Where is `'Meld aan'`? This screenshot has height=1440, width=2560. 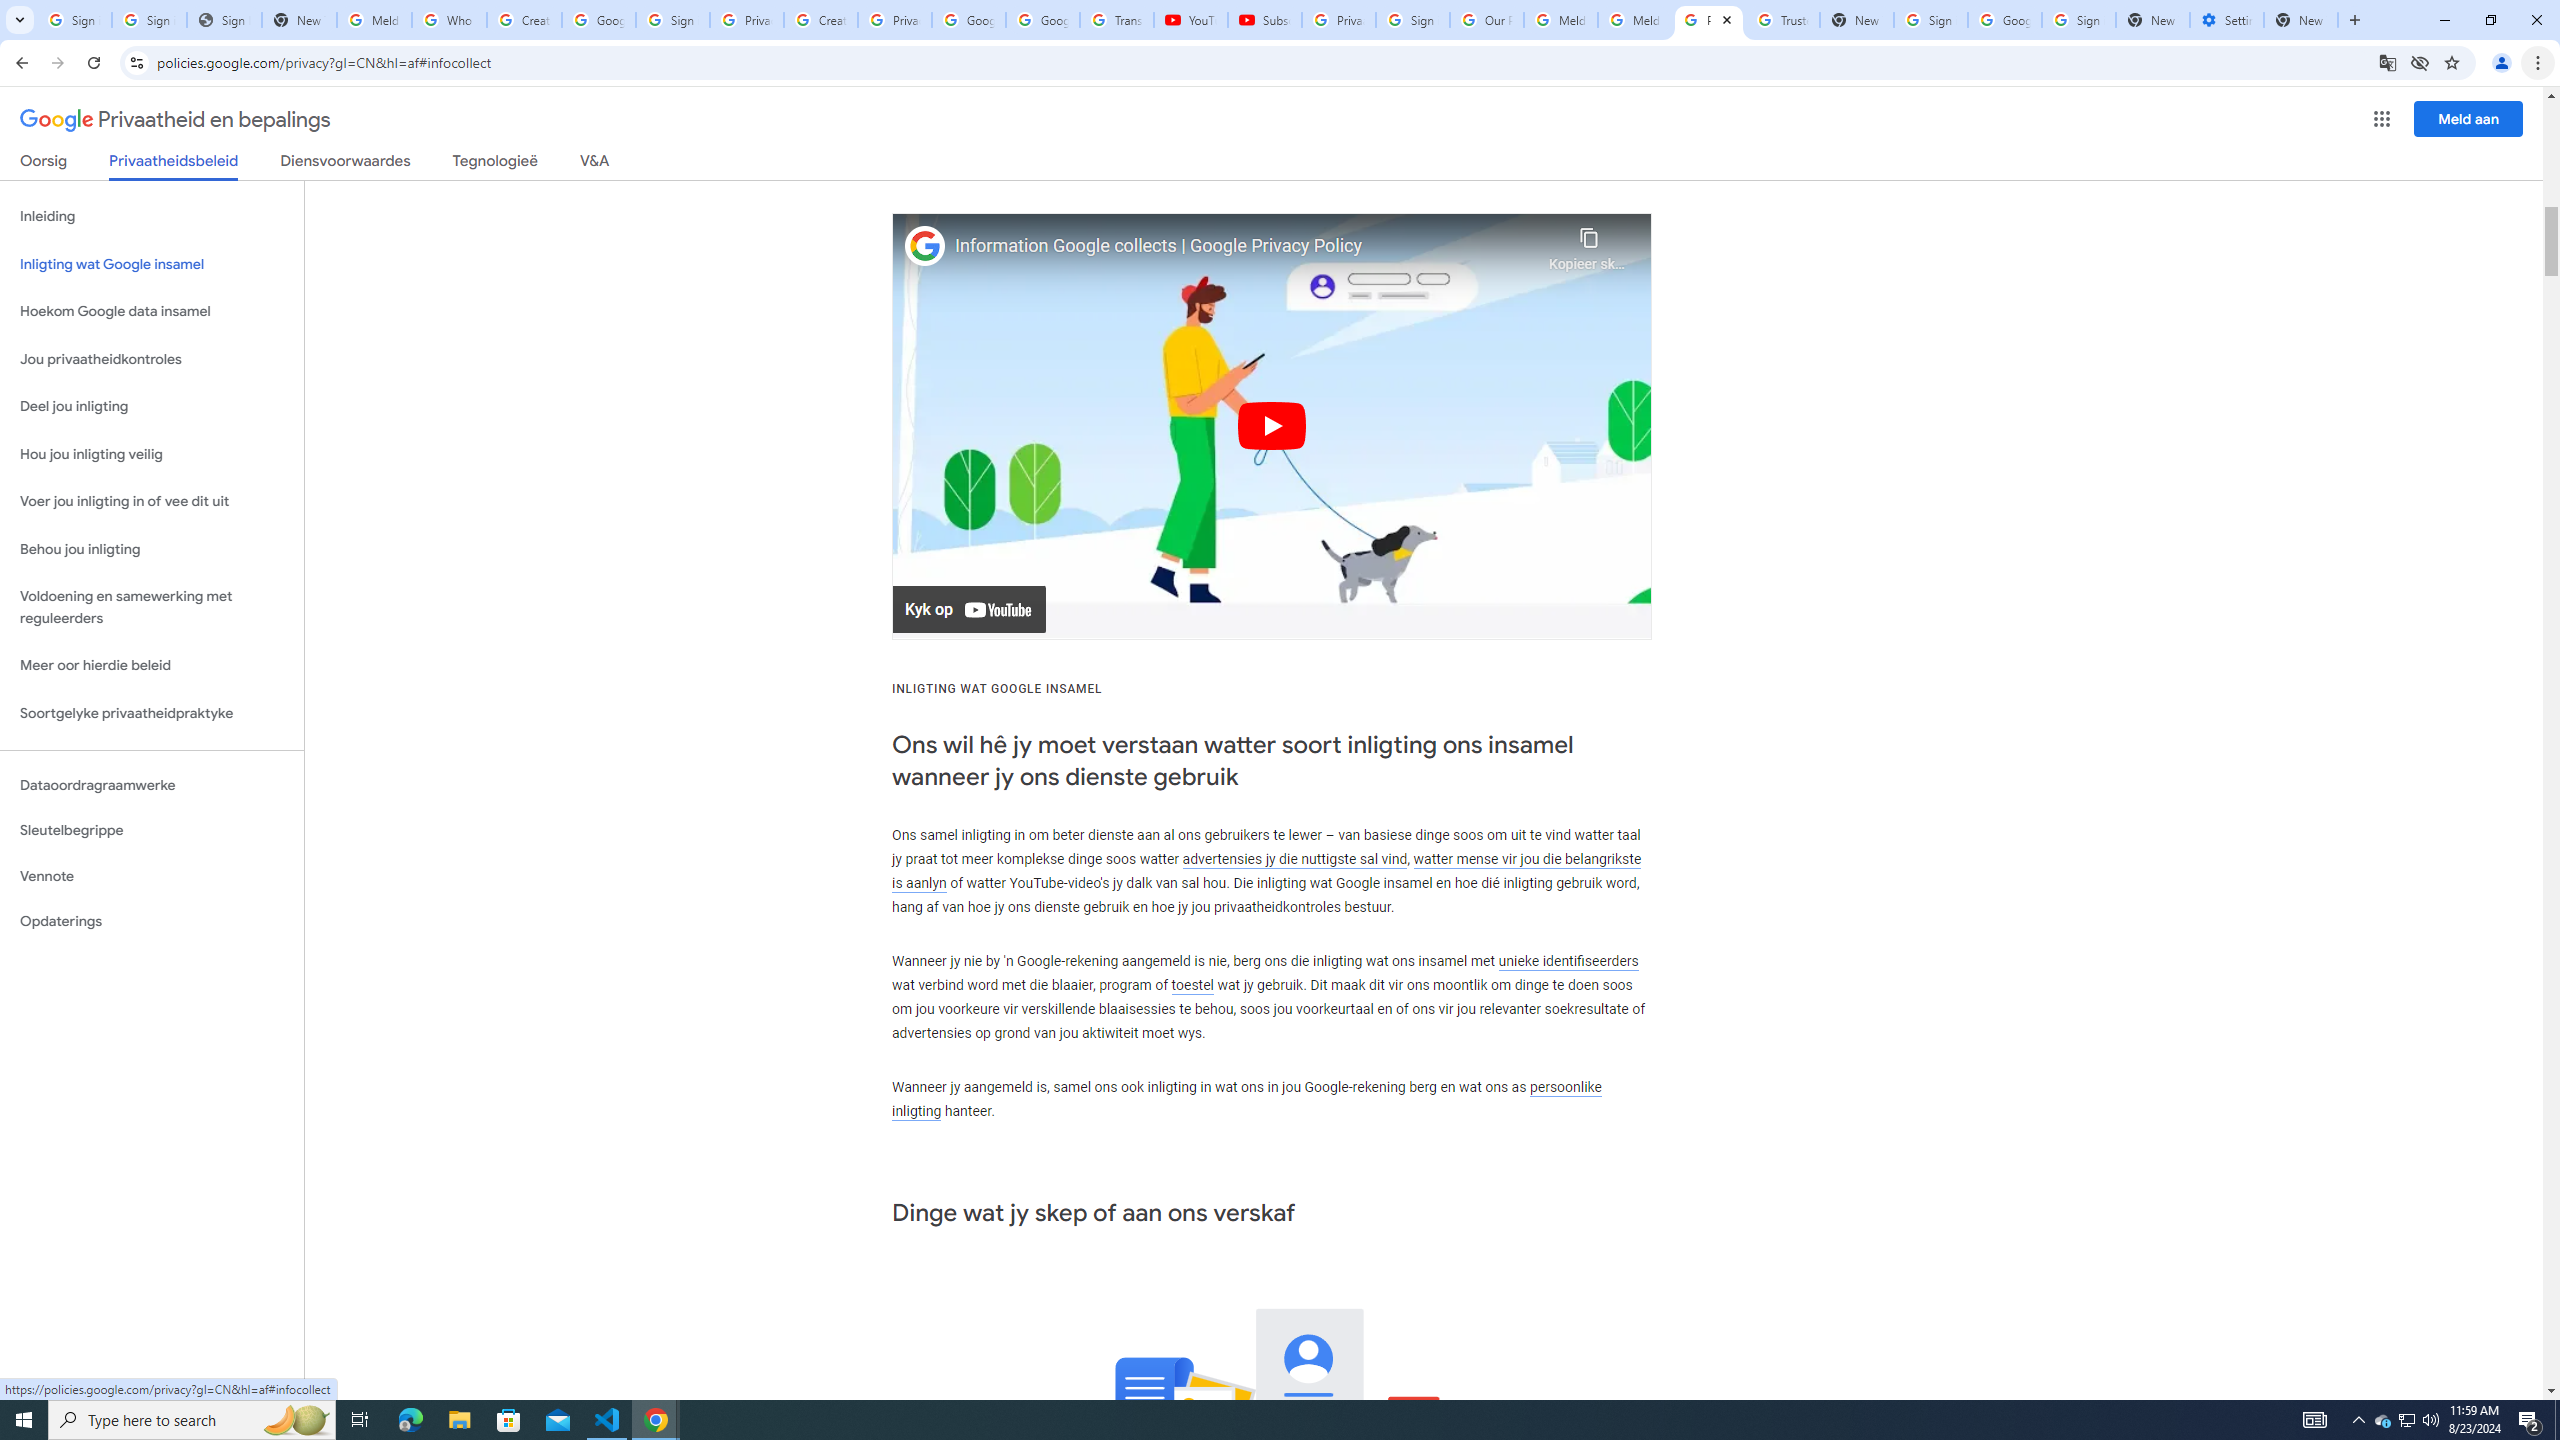
'Meld aan' is located at coordinates (2469, 118).